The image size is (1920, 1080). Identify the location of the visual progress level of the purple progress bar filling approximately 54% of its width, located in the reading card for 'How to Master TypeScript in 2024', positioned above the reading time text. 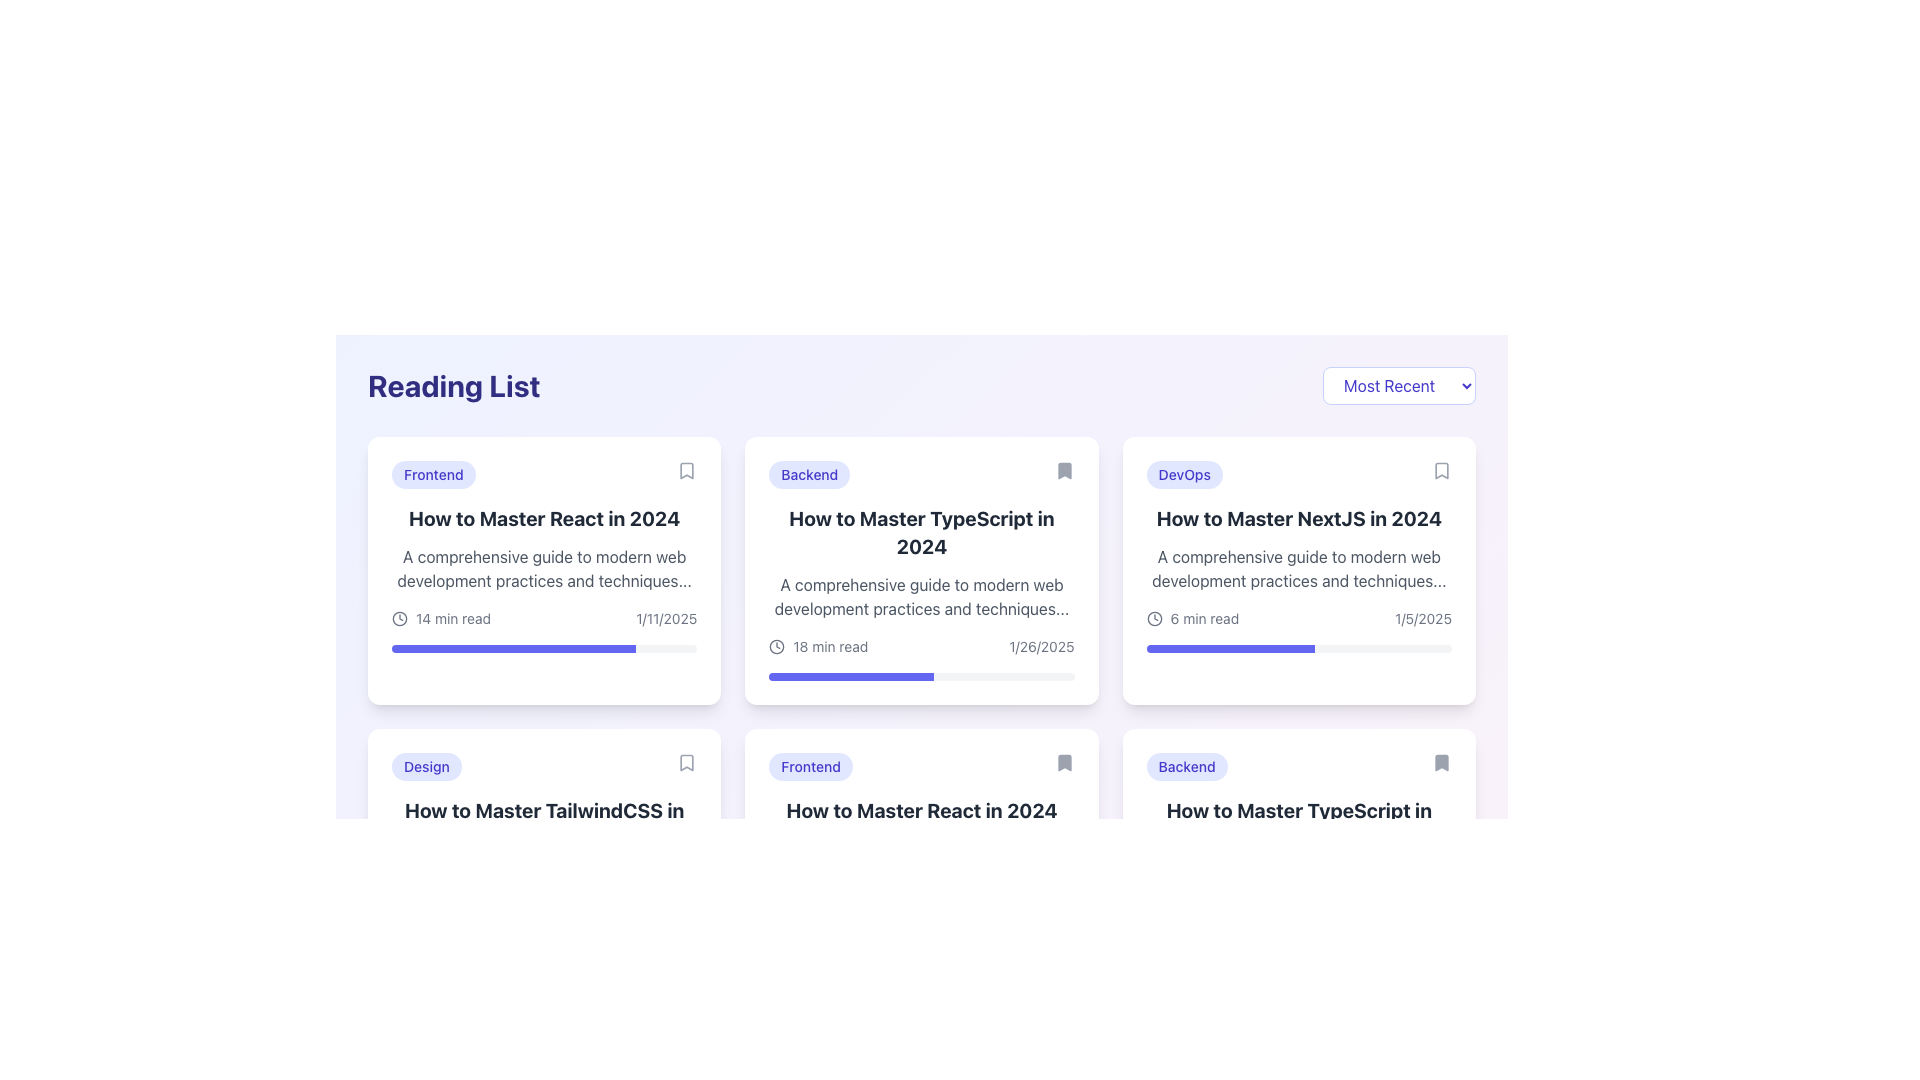
(851, 676).